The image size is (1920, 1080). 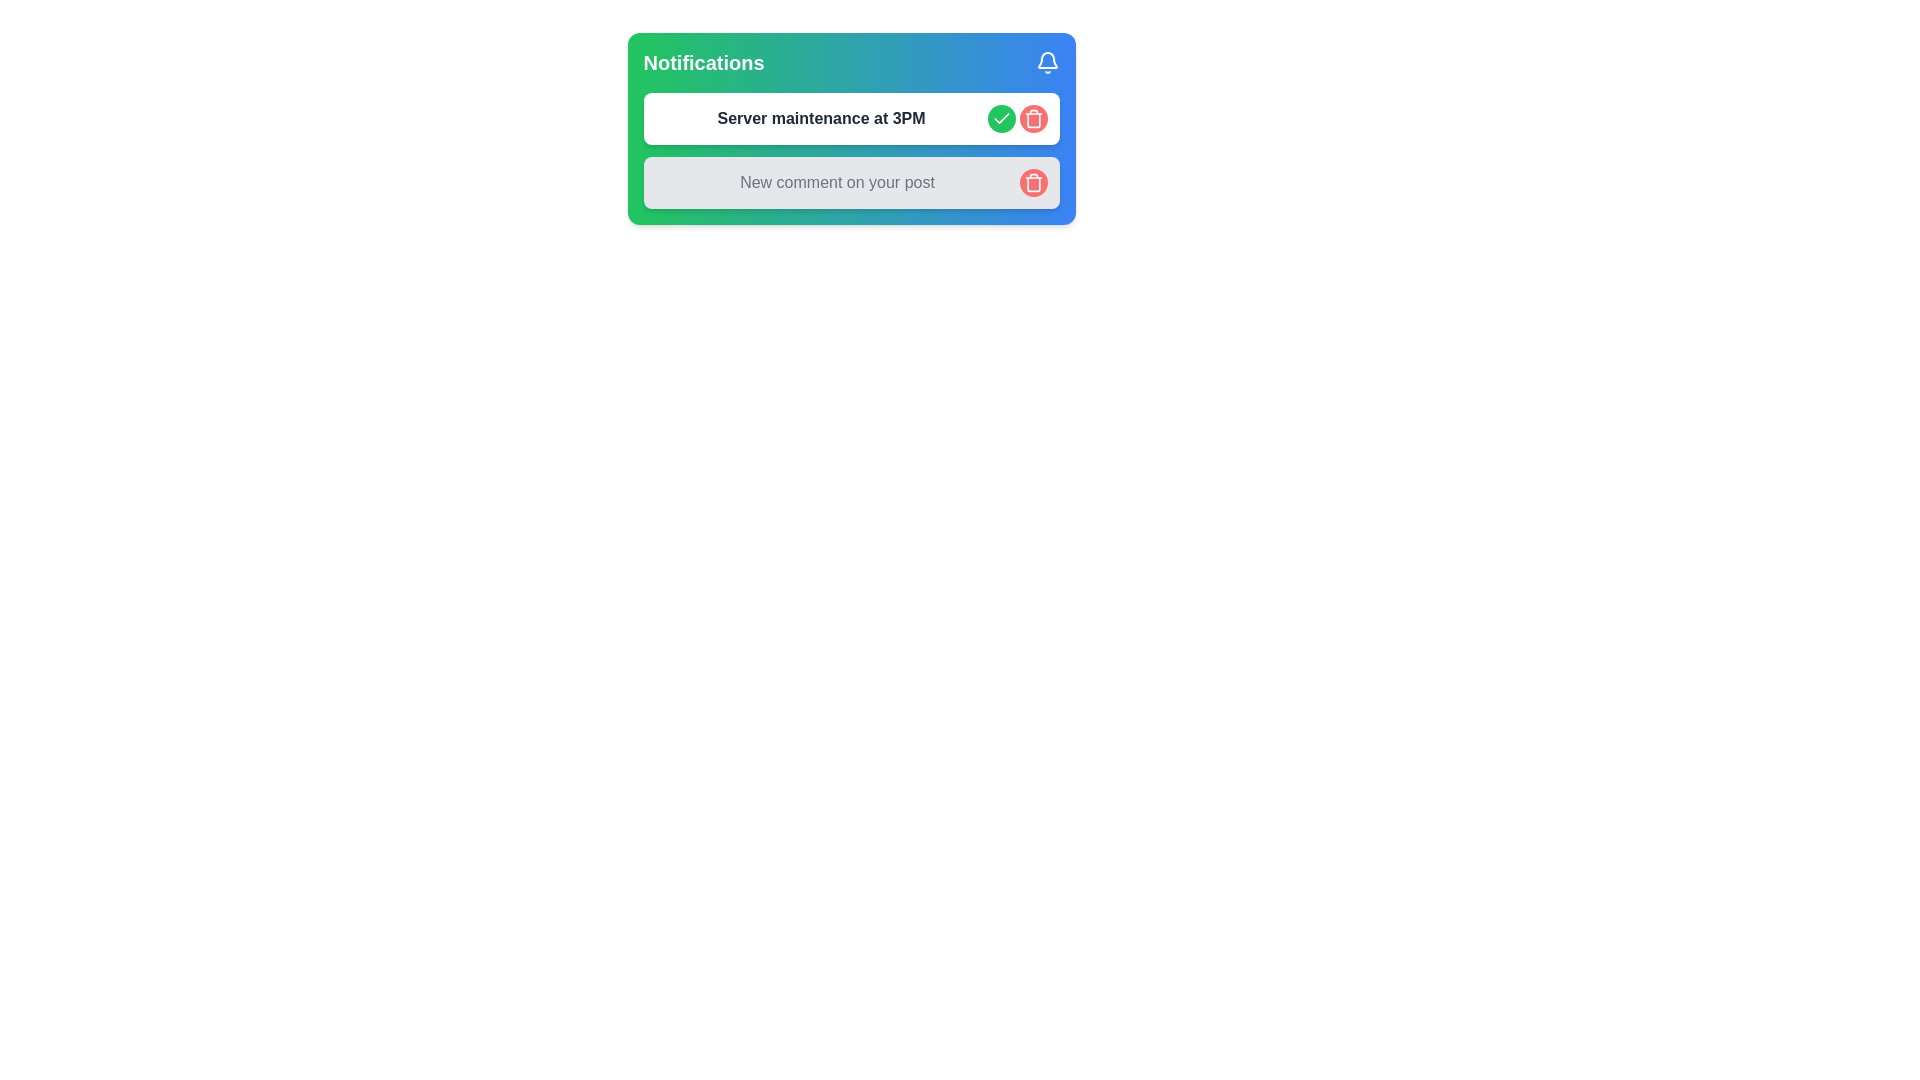 I want to click on the Text Label that provides information about server maintenance, located at the top-left portion of the notification card under the 'Notifications' header, so click(x=821, y=119).